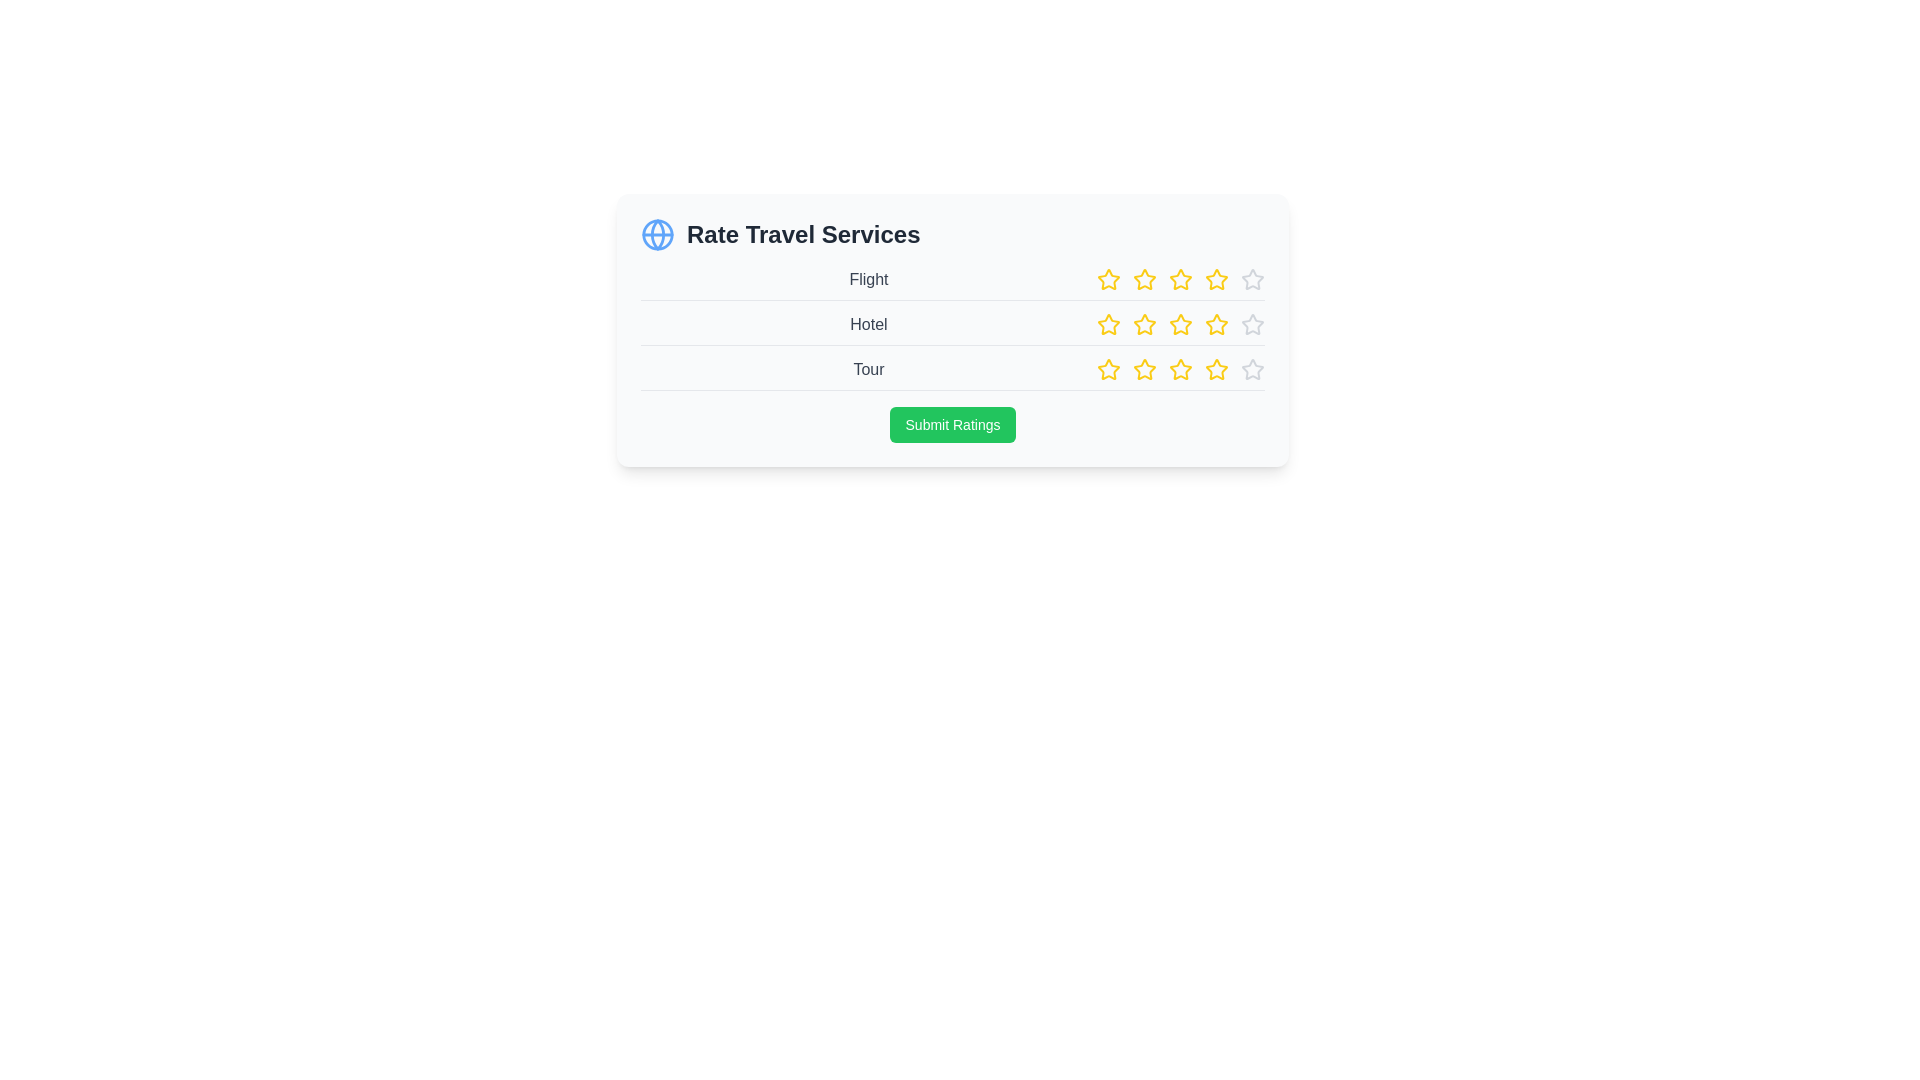 Image resolution: width=1920 pixels, height=1080 pixels. What do you see at coordinates (1107, 369) in the screenshot?
I see `the fourth star in the Tour rating row` at bounding box center [1107, 369].